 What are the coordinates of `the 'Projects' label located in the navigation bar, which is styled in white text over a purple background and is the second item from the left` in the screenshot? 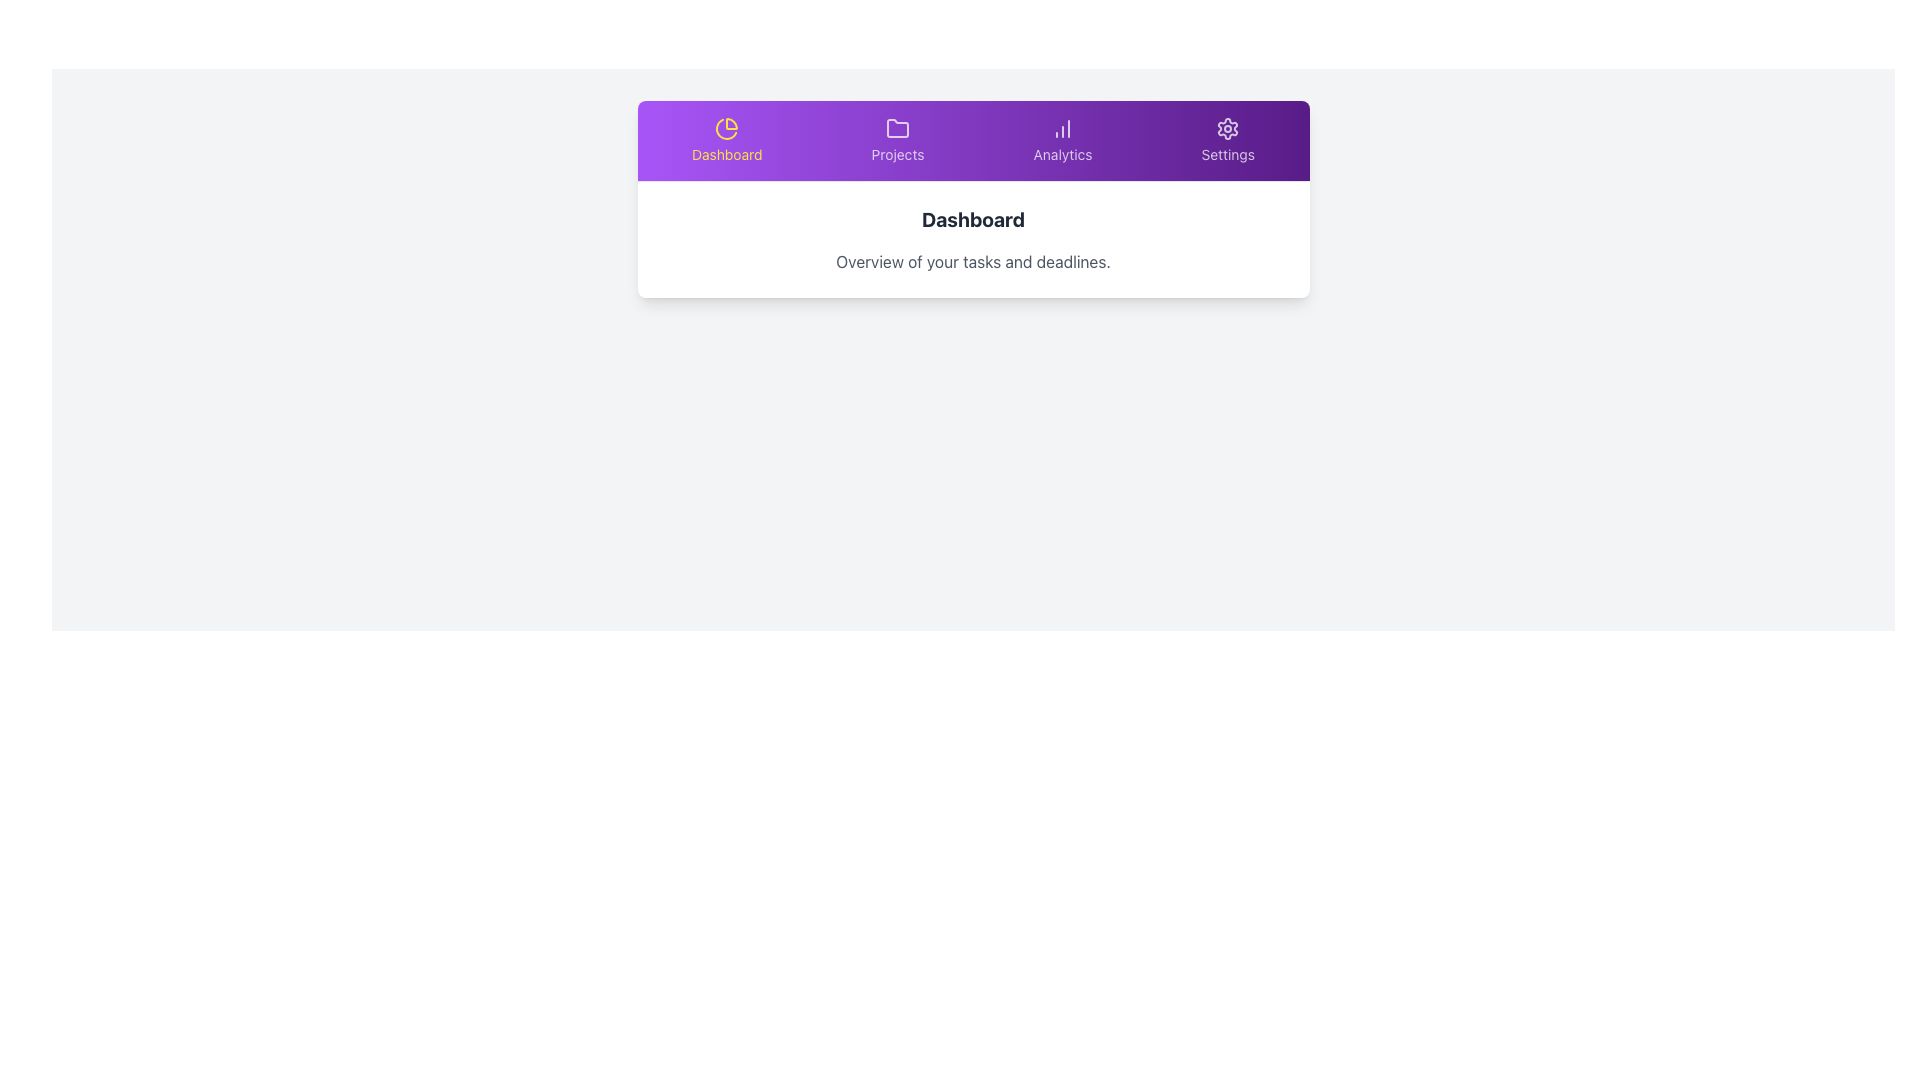 It's located at (896, 153).